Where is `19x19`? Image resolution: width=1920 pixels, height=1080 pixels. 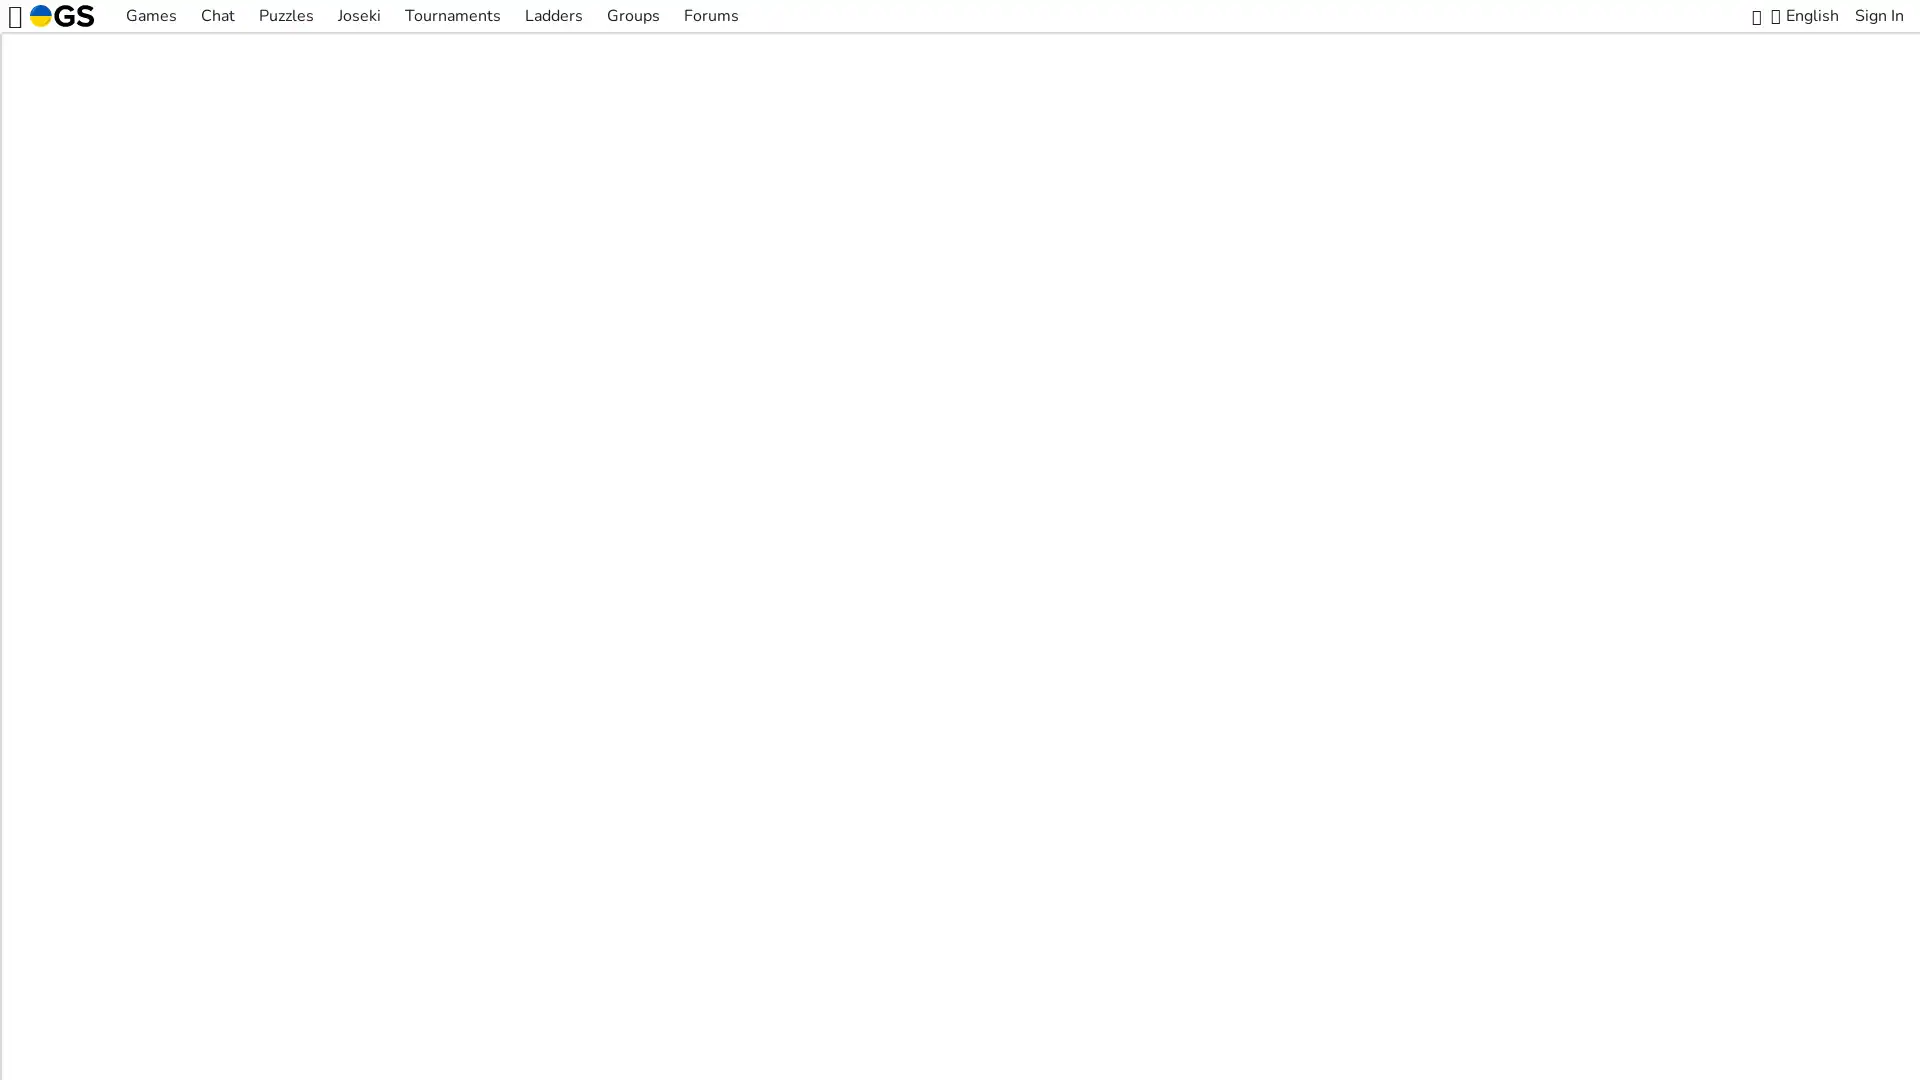
19x19 is located at coordinates (954, 789).